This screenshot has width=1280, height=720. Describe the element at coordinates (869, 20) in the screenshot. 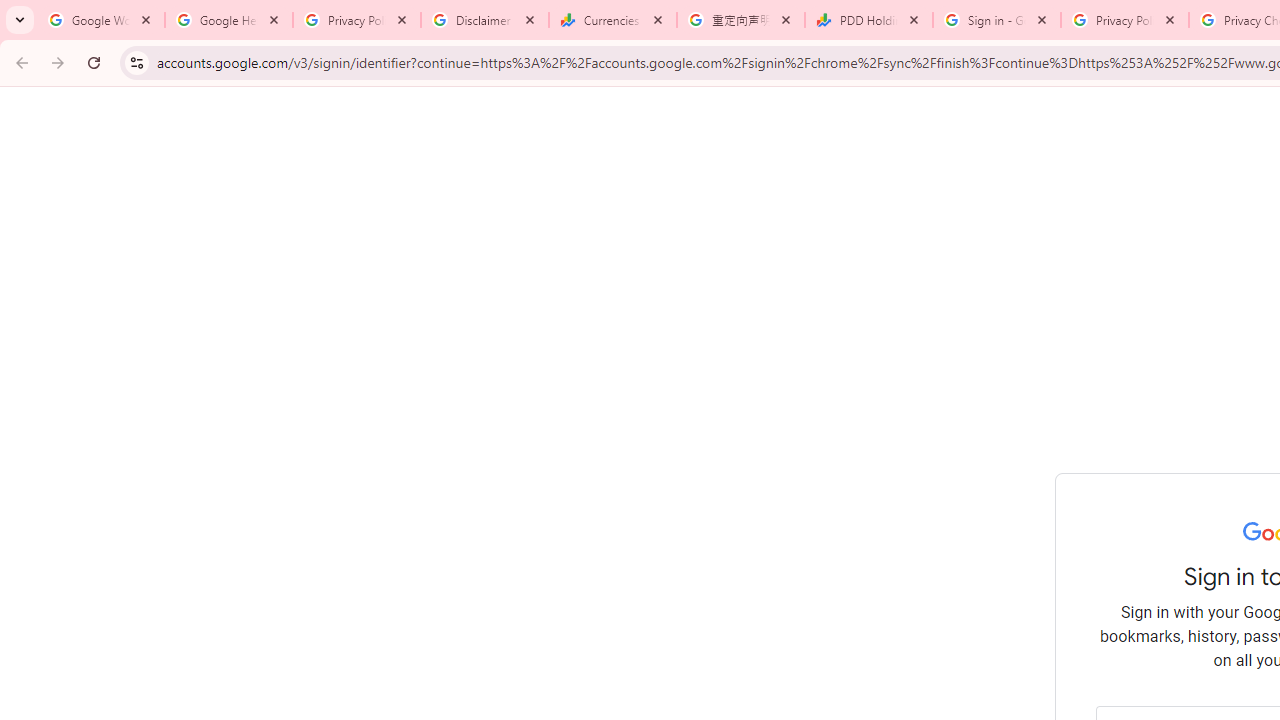

I see `'PDD Holdings Inc - ADR (PDD) Price & News - Google Finance'` at that location.